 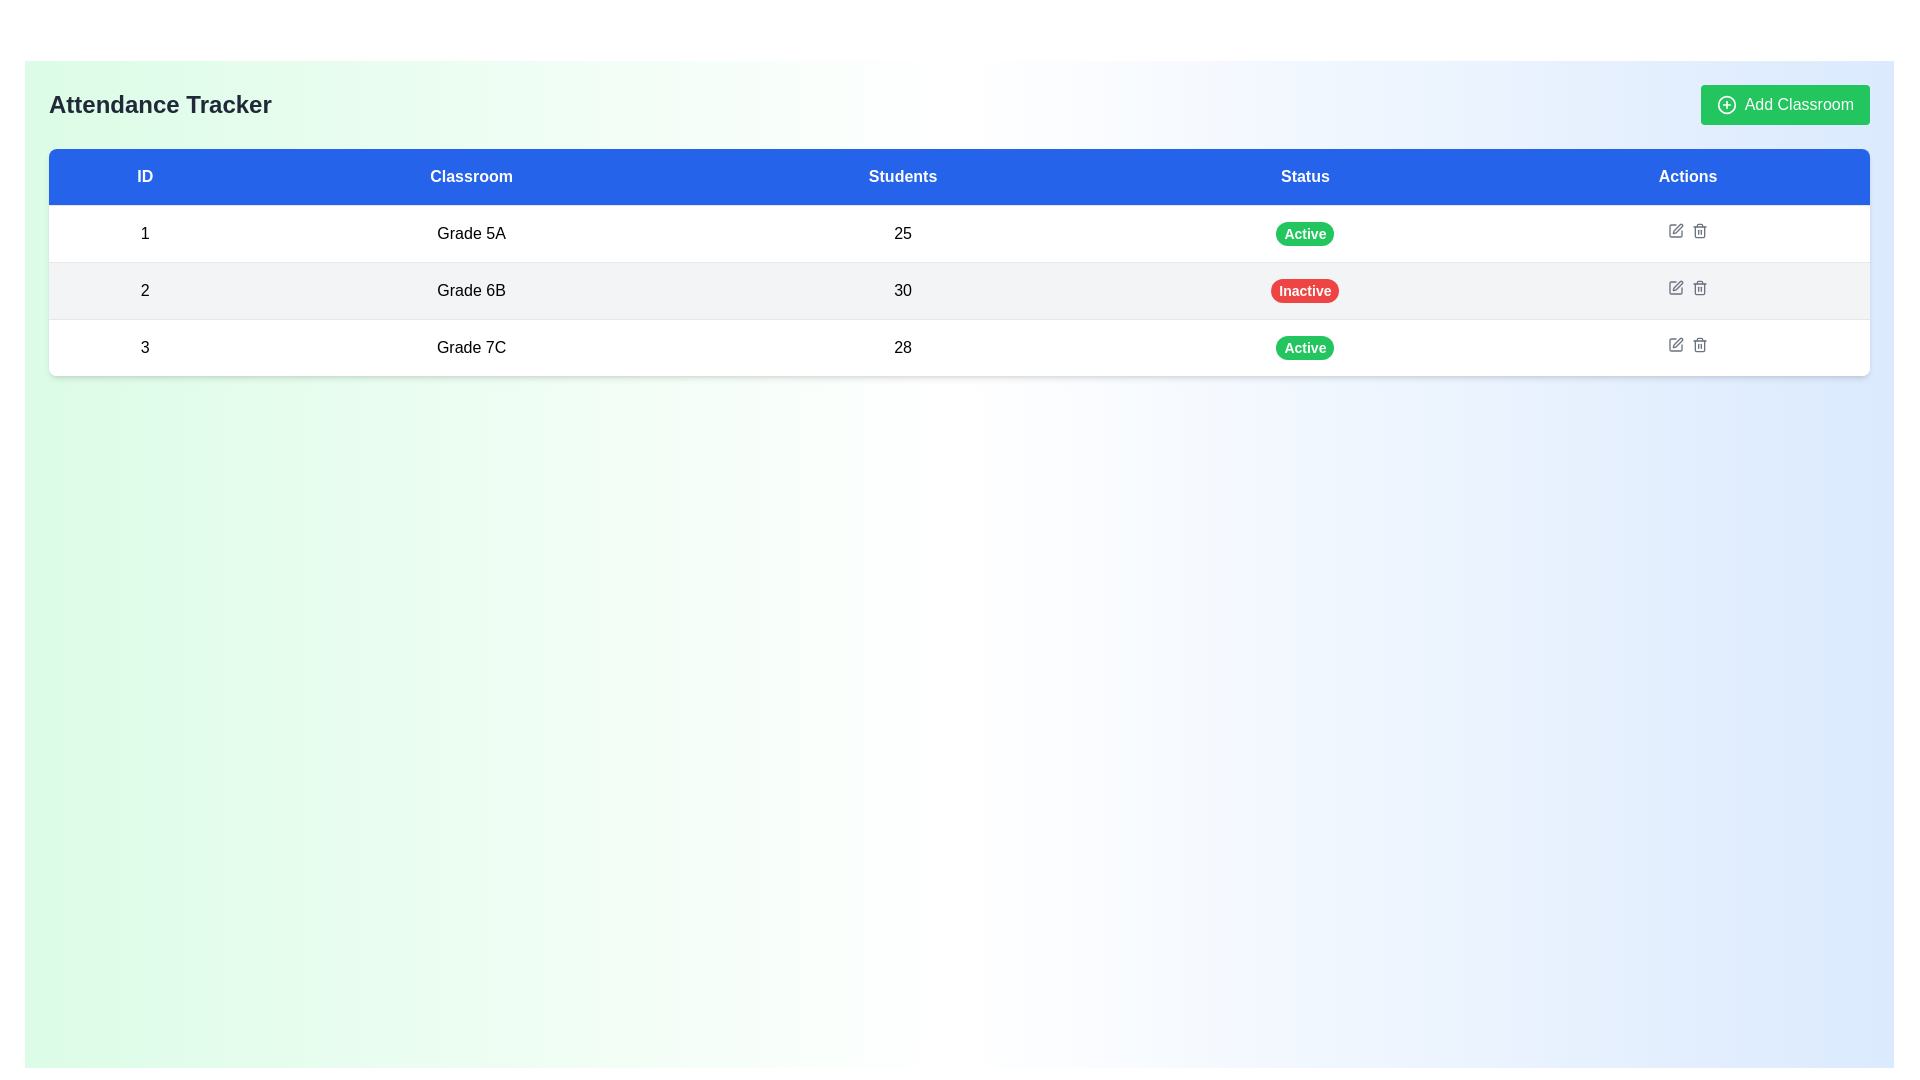 What do you see at coordinates (470, 346) in the screenshot?
I see `the centered text label displaying 'Grade 7C', located in the second column of the third row of a table` at bounding box center [470, 346].